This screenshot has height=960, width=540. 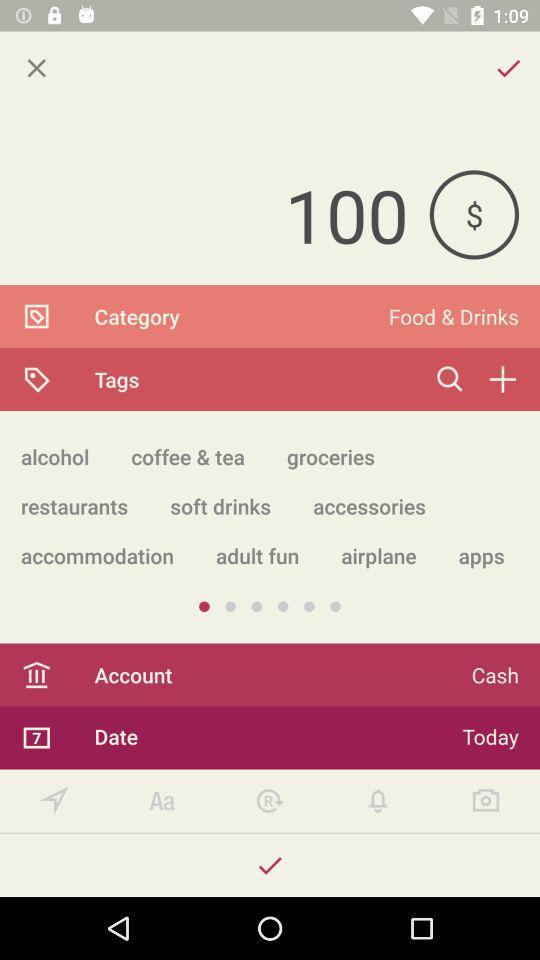 What do you see at coordinates (219, 505) in the screenshot?
I see `the soft drinks item` at bounding box center [219, 505].